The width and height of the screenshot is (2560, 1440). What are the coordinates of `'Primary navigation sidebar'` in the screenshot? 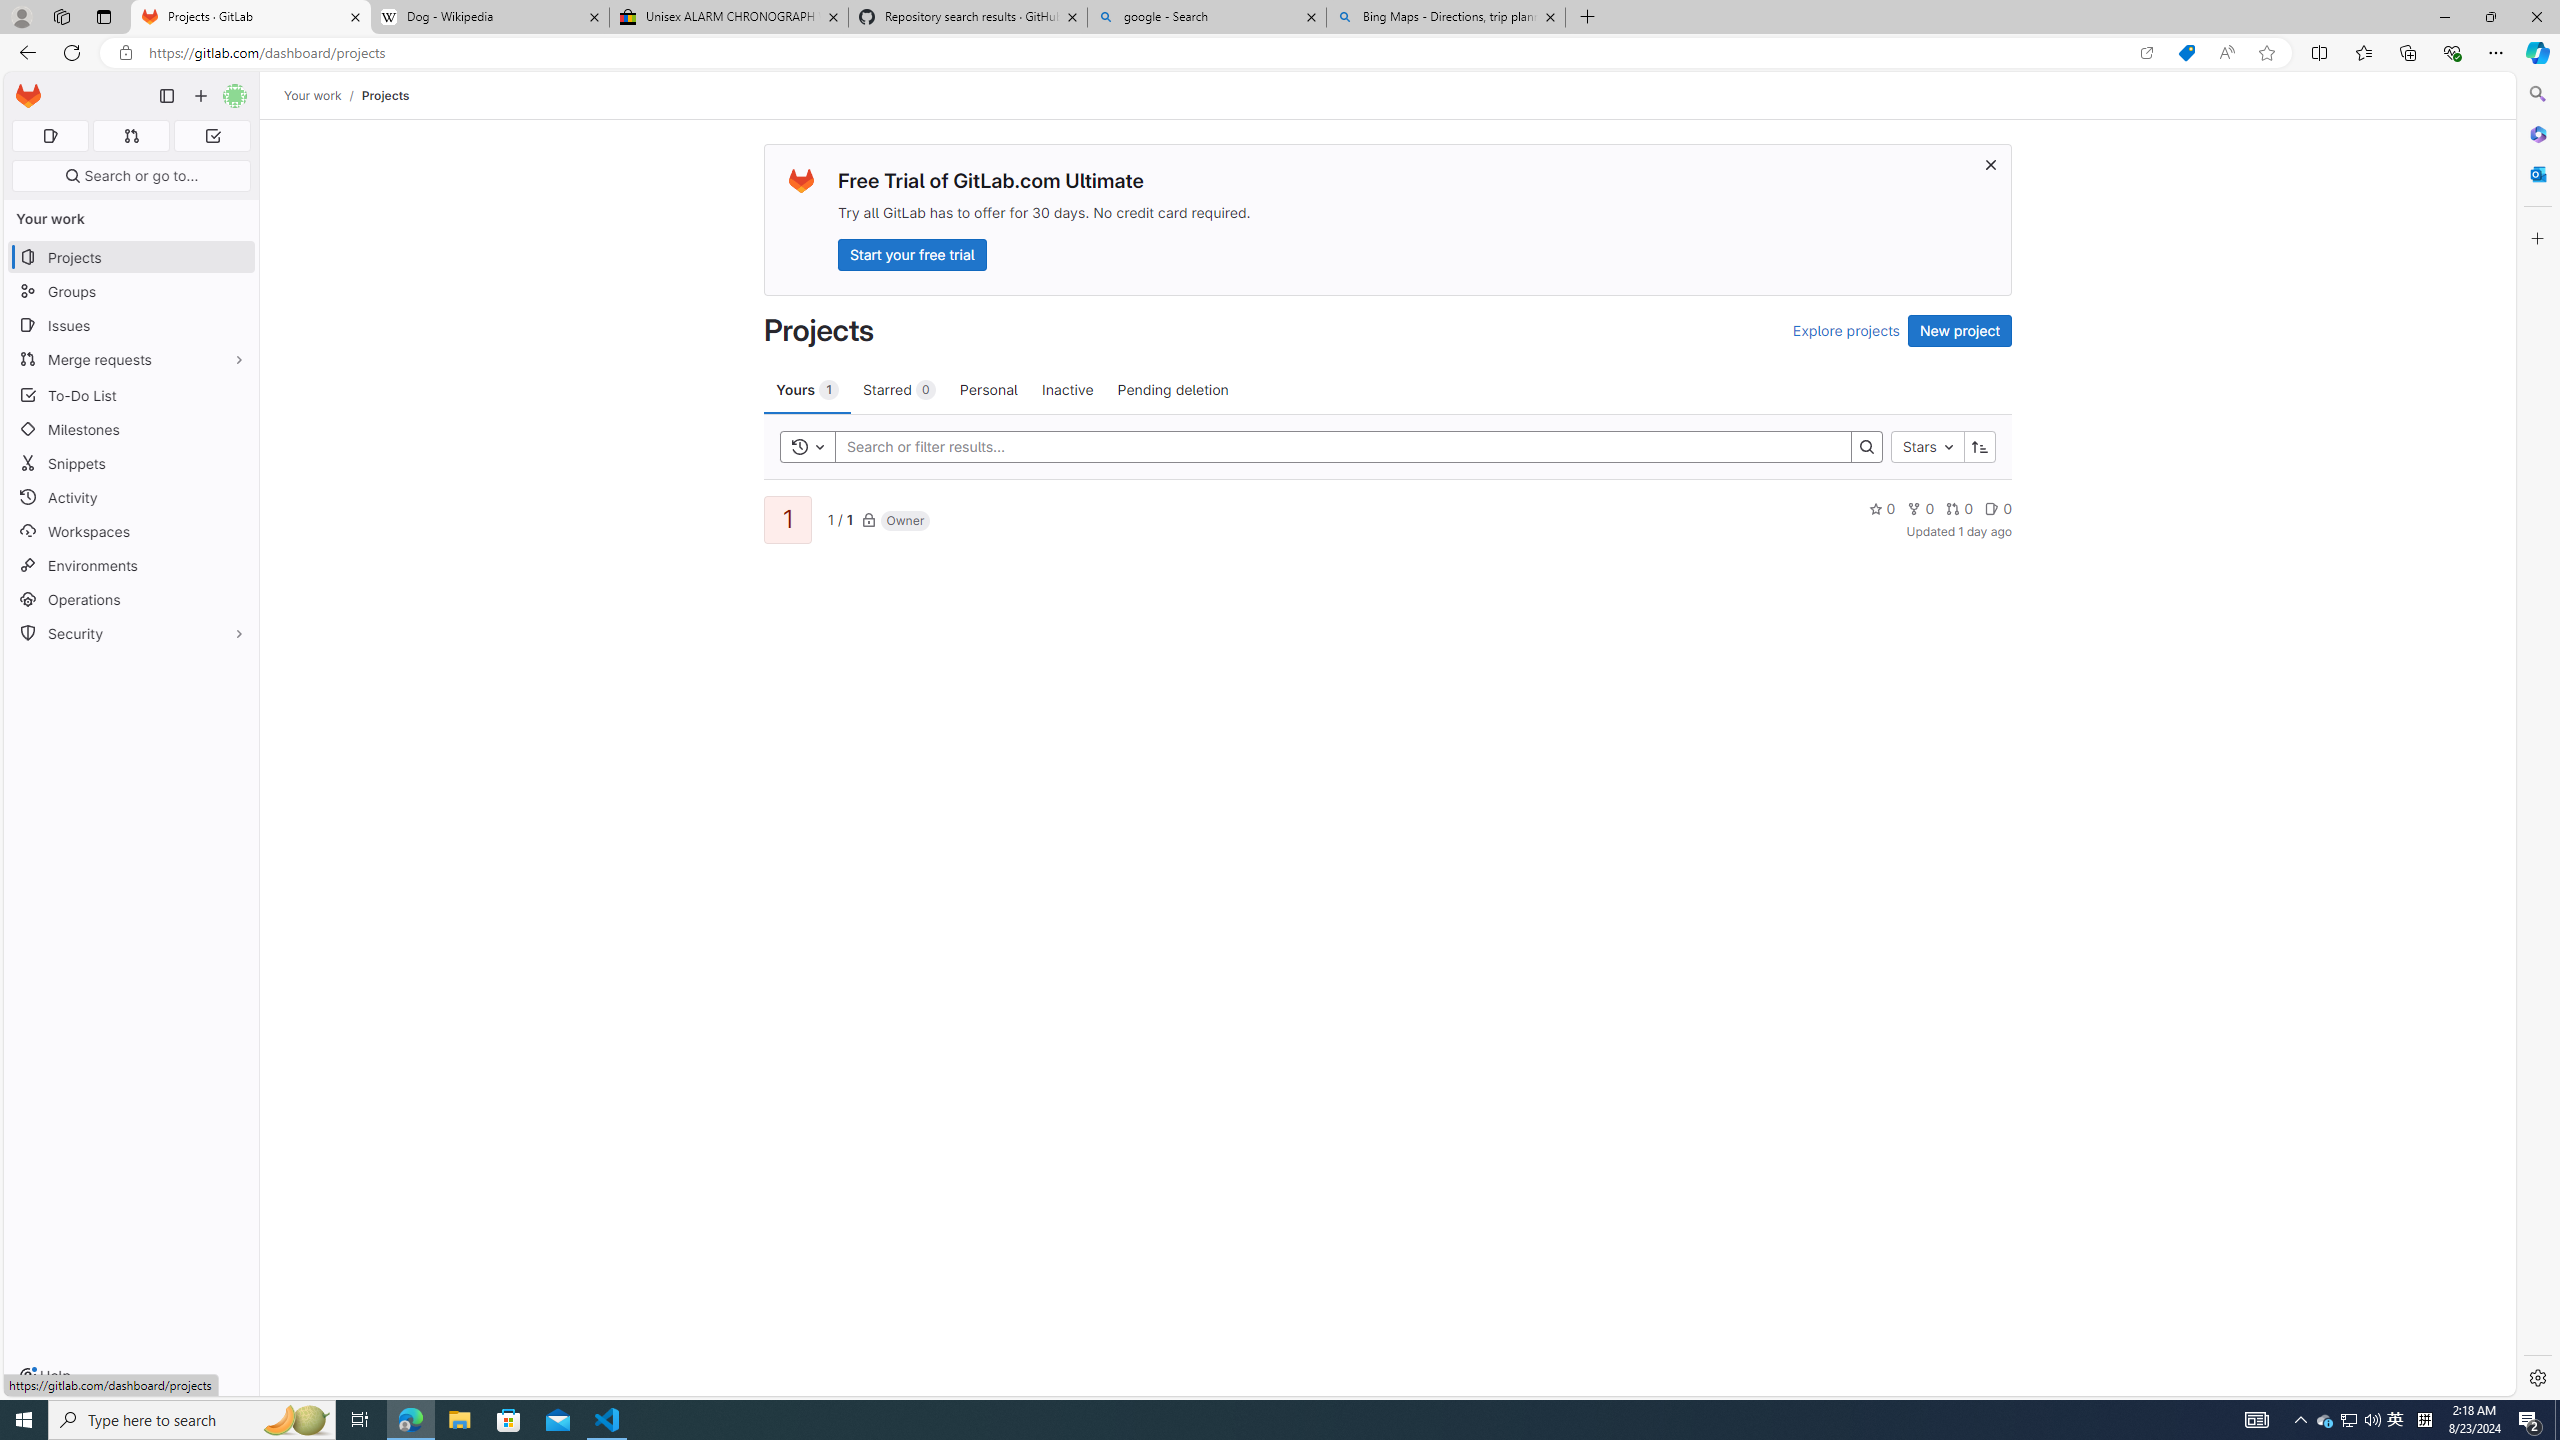 It's located at (166, 95).